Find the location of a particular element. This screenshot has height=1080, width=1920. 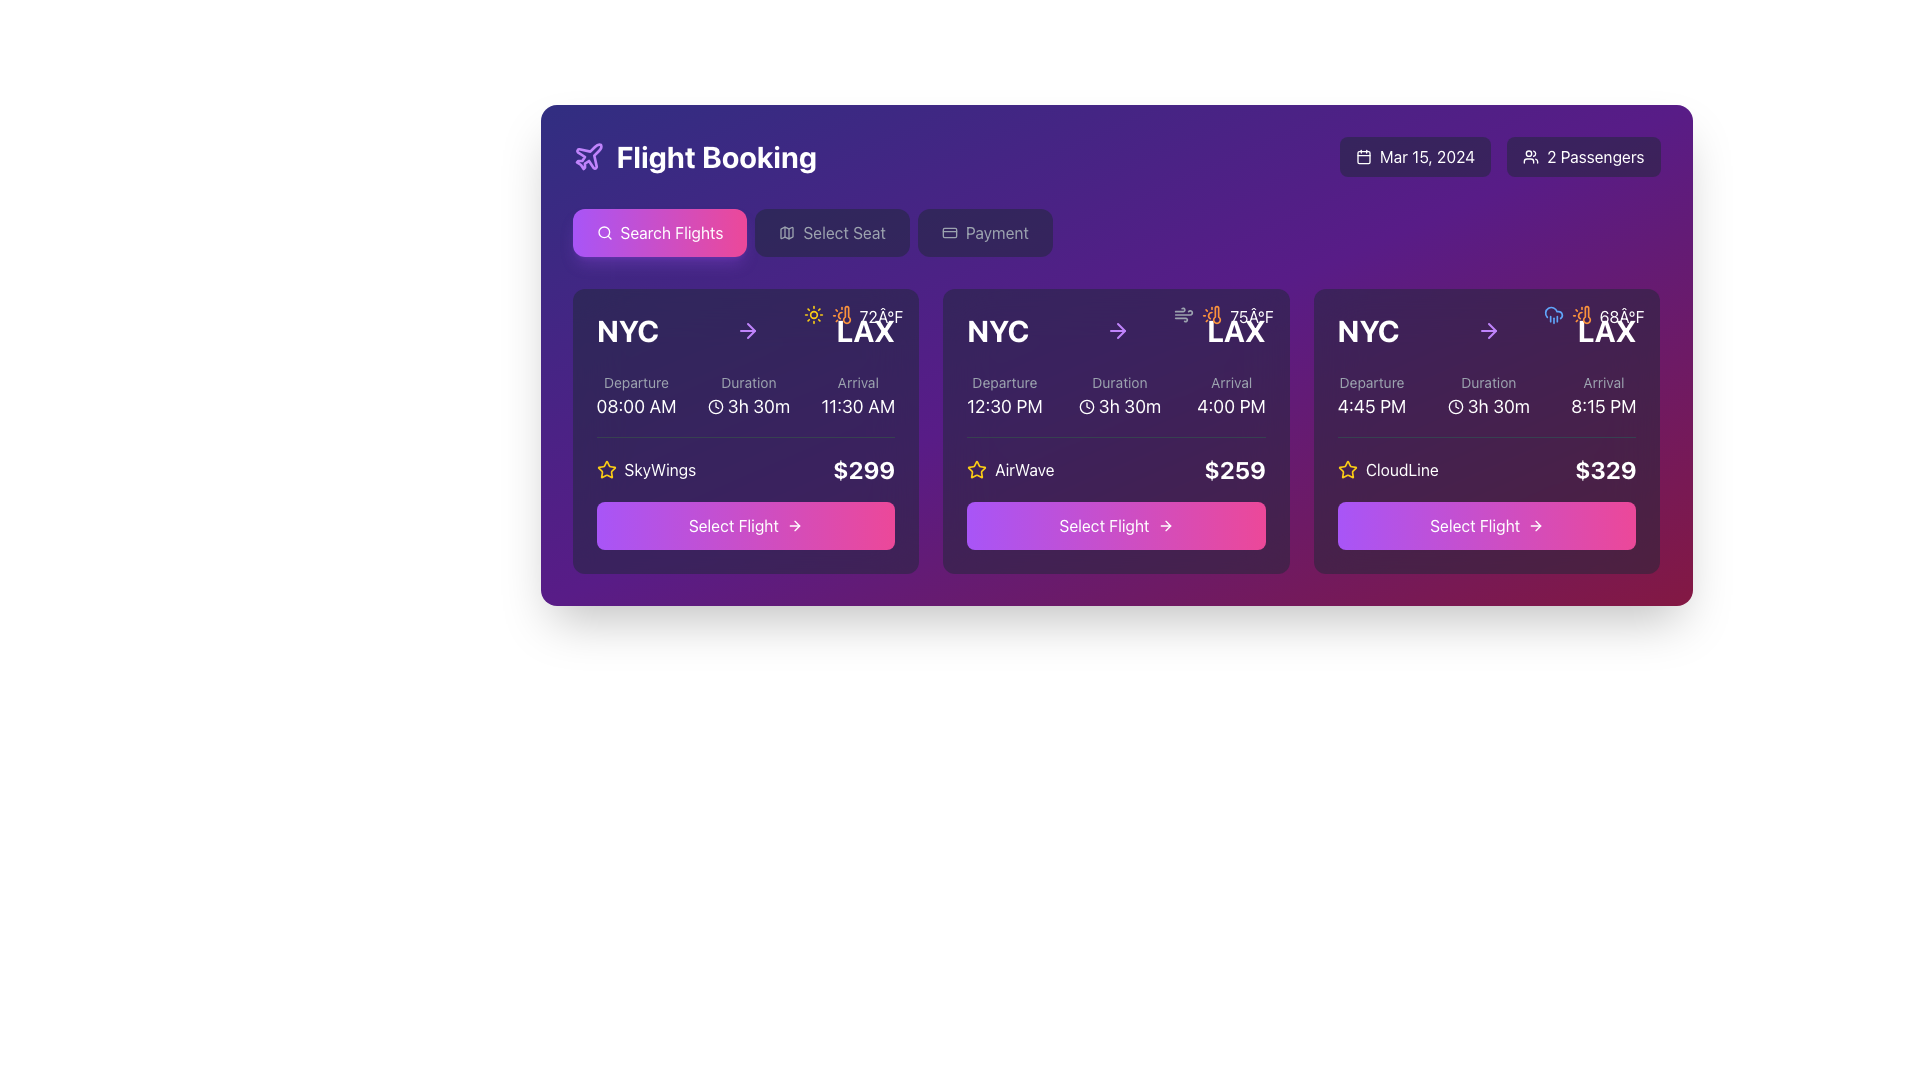

the vertical thermometer icon with a gradient orange hue in the top-right corner of the second flight details card is located at coordinates (1216, 315).